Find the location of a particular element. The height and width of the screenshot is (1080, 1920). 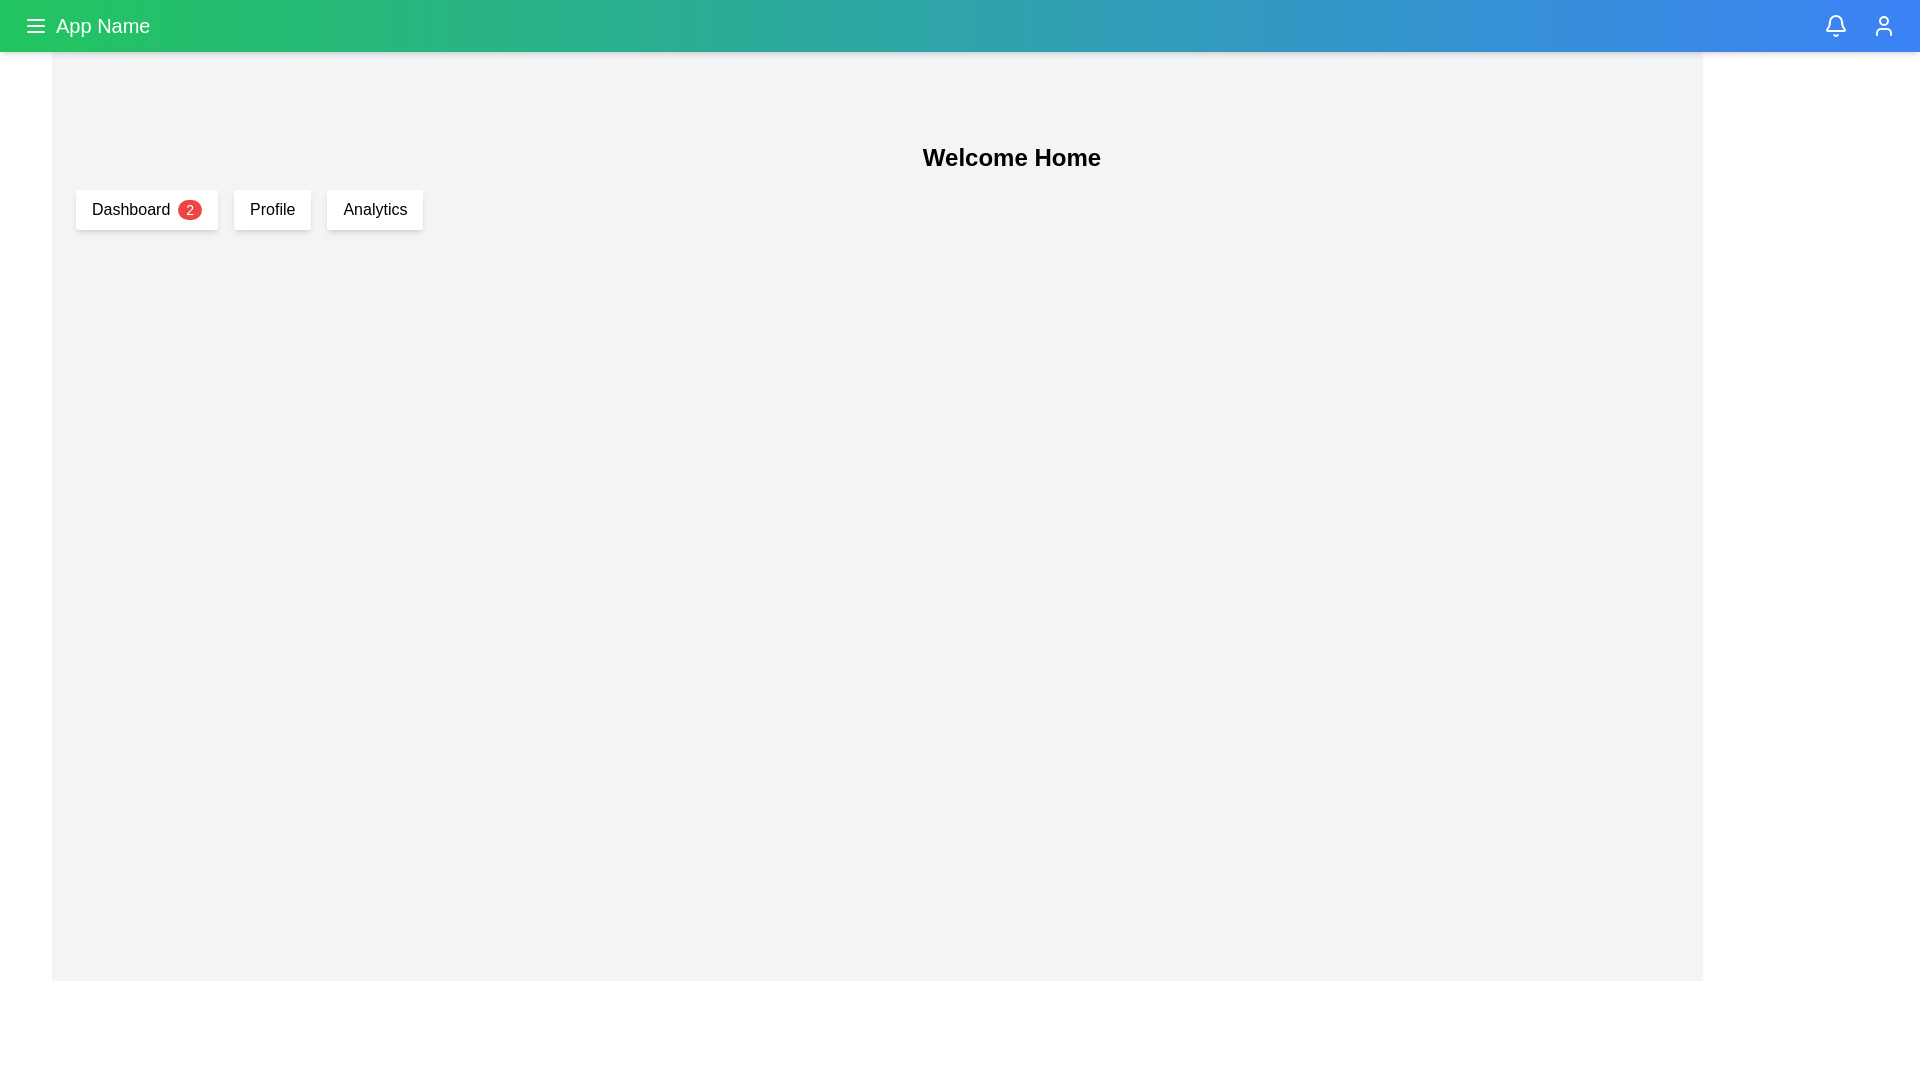

the text label that serves as a navigation option related to analytics, positioned third from the left in a horizontal grouping of buttons under the navigation bar is located at coordinates (375, 209).